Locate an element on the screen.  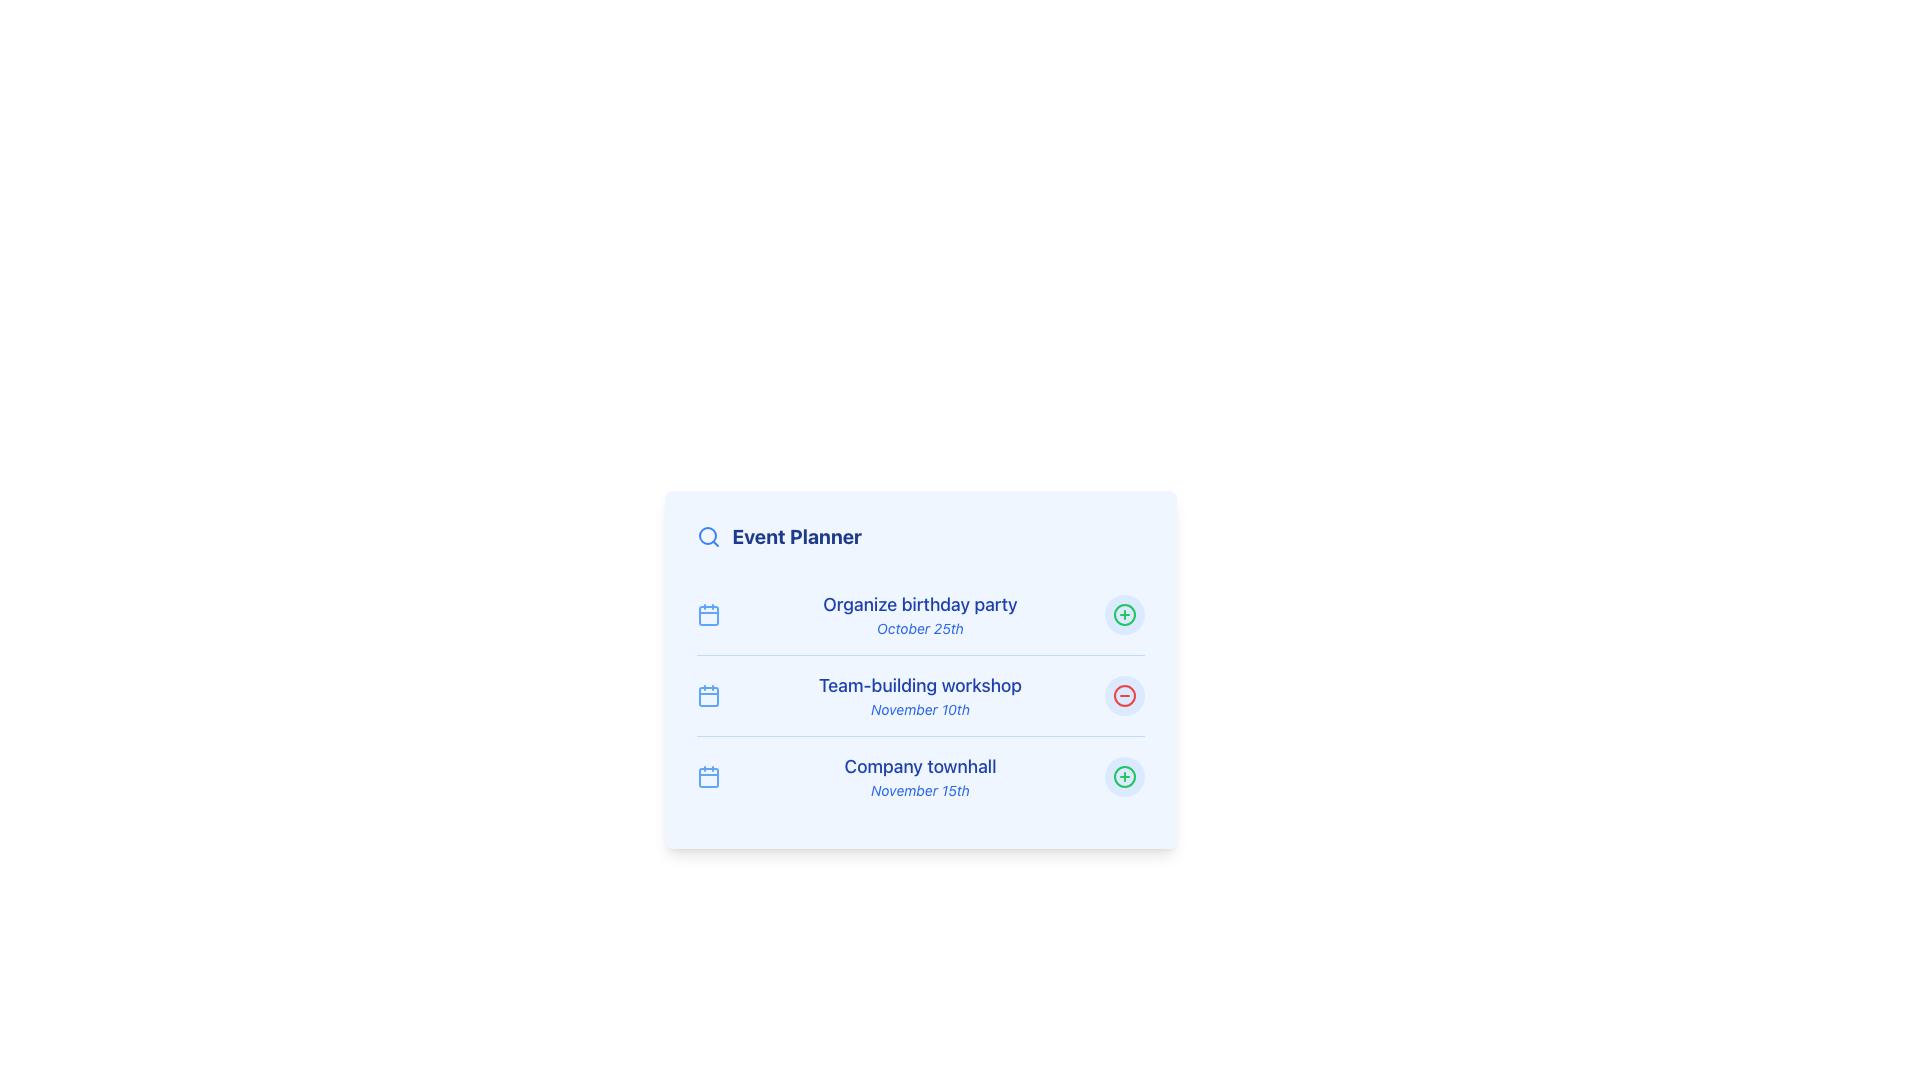
the button located at the right end of the 'Team-building workshop' row, next to the text 'November 10th', to observe the hover effect is located at coordinates (1124, 694).